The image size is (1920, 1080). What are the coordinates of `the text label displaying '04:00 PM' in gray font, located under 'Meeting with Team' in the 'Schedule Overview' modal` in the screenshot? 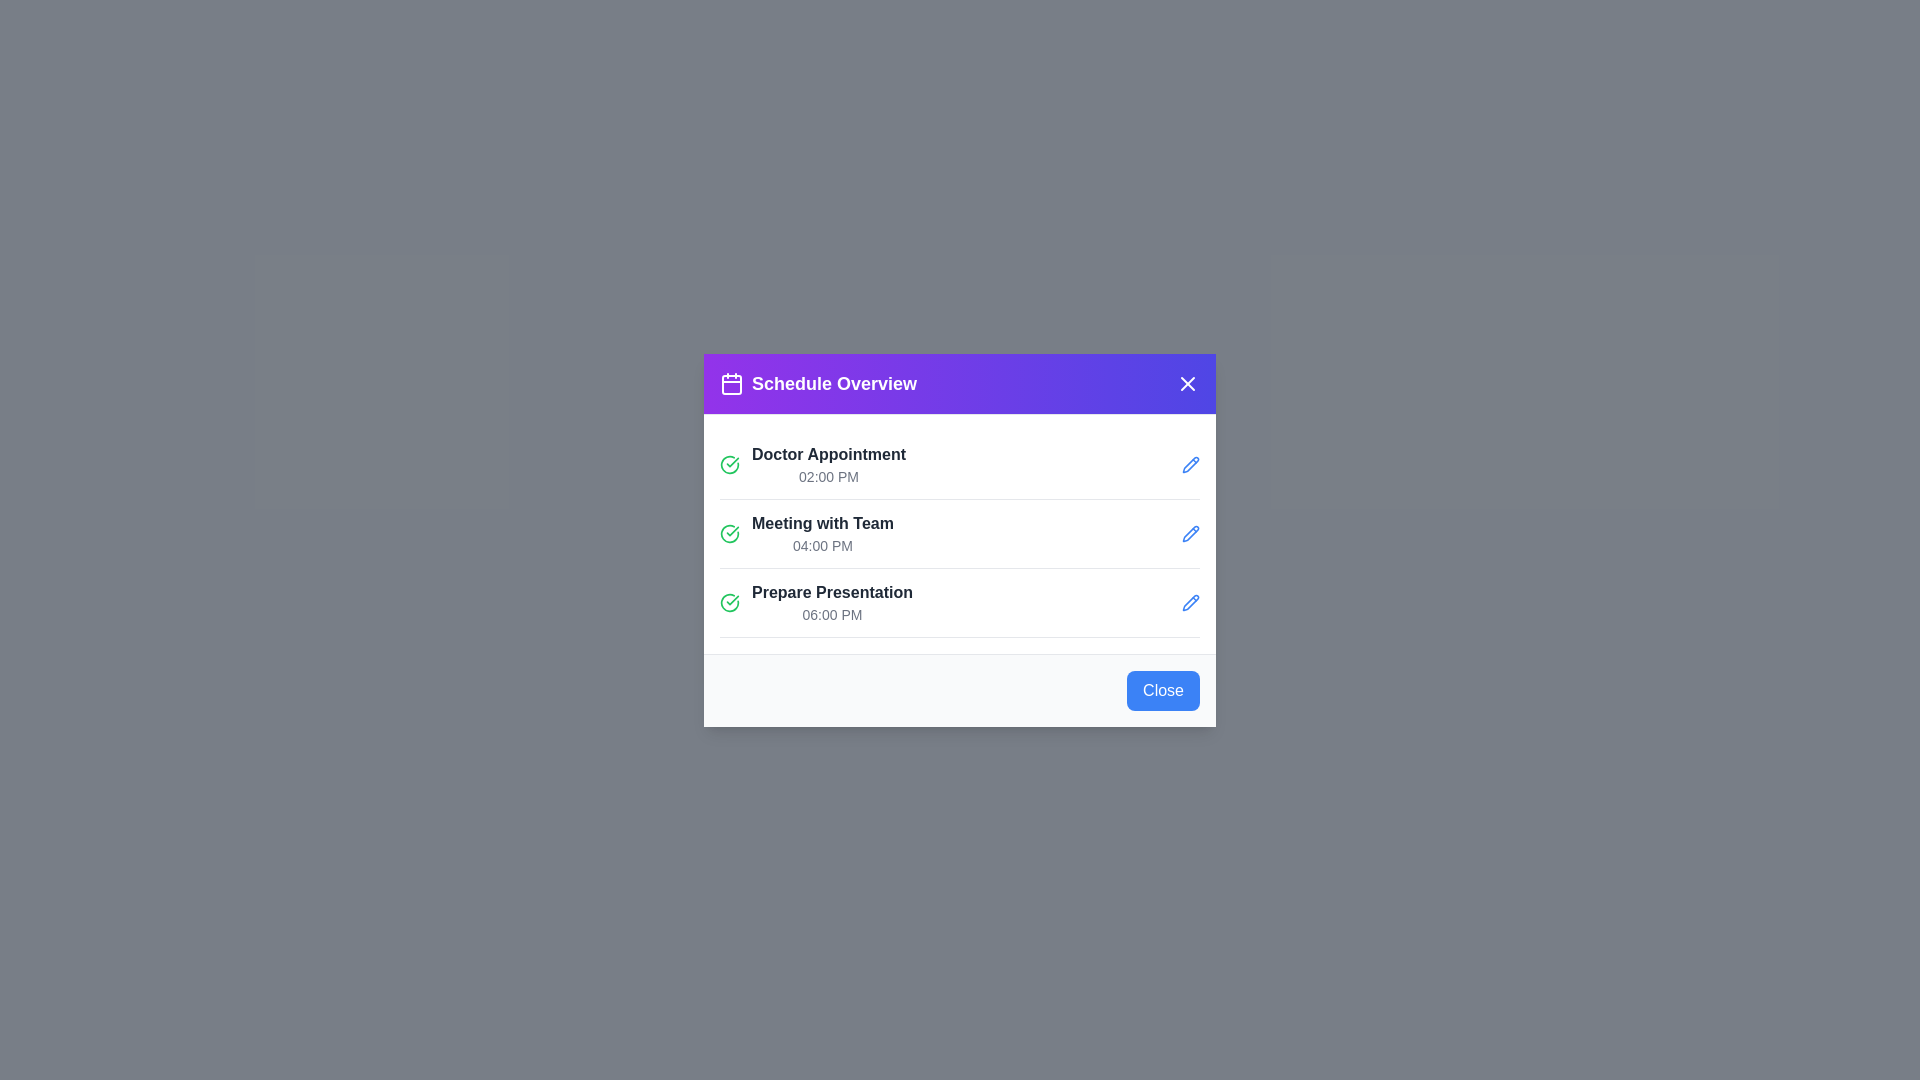 It's located at (822, 545).